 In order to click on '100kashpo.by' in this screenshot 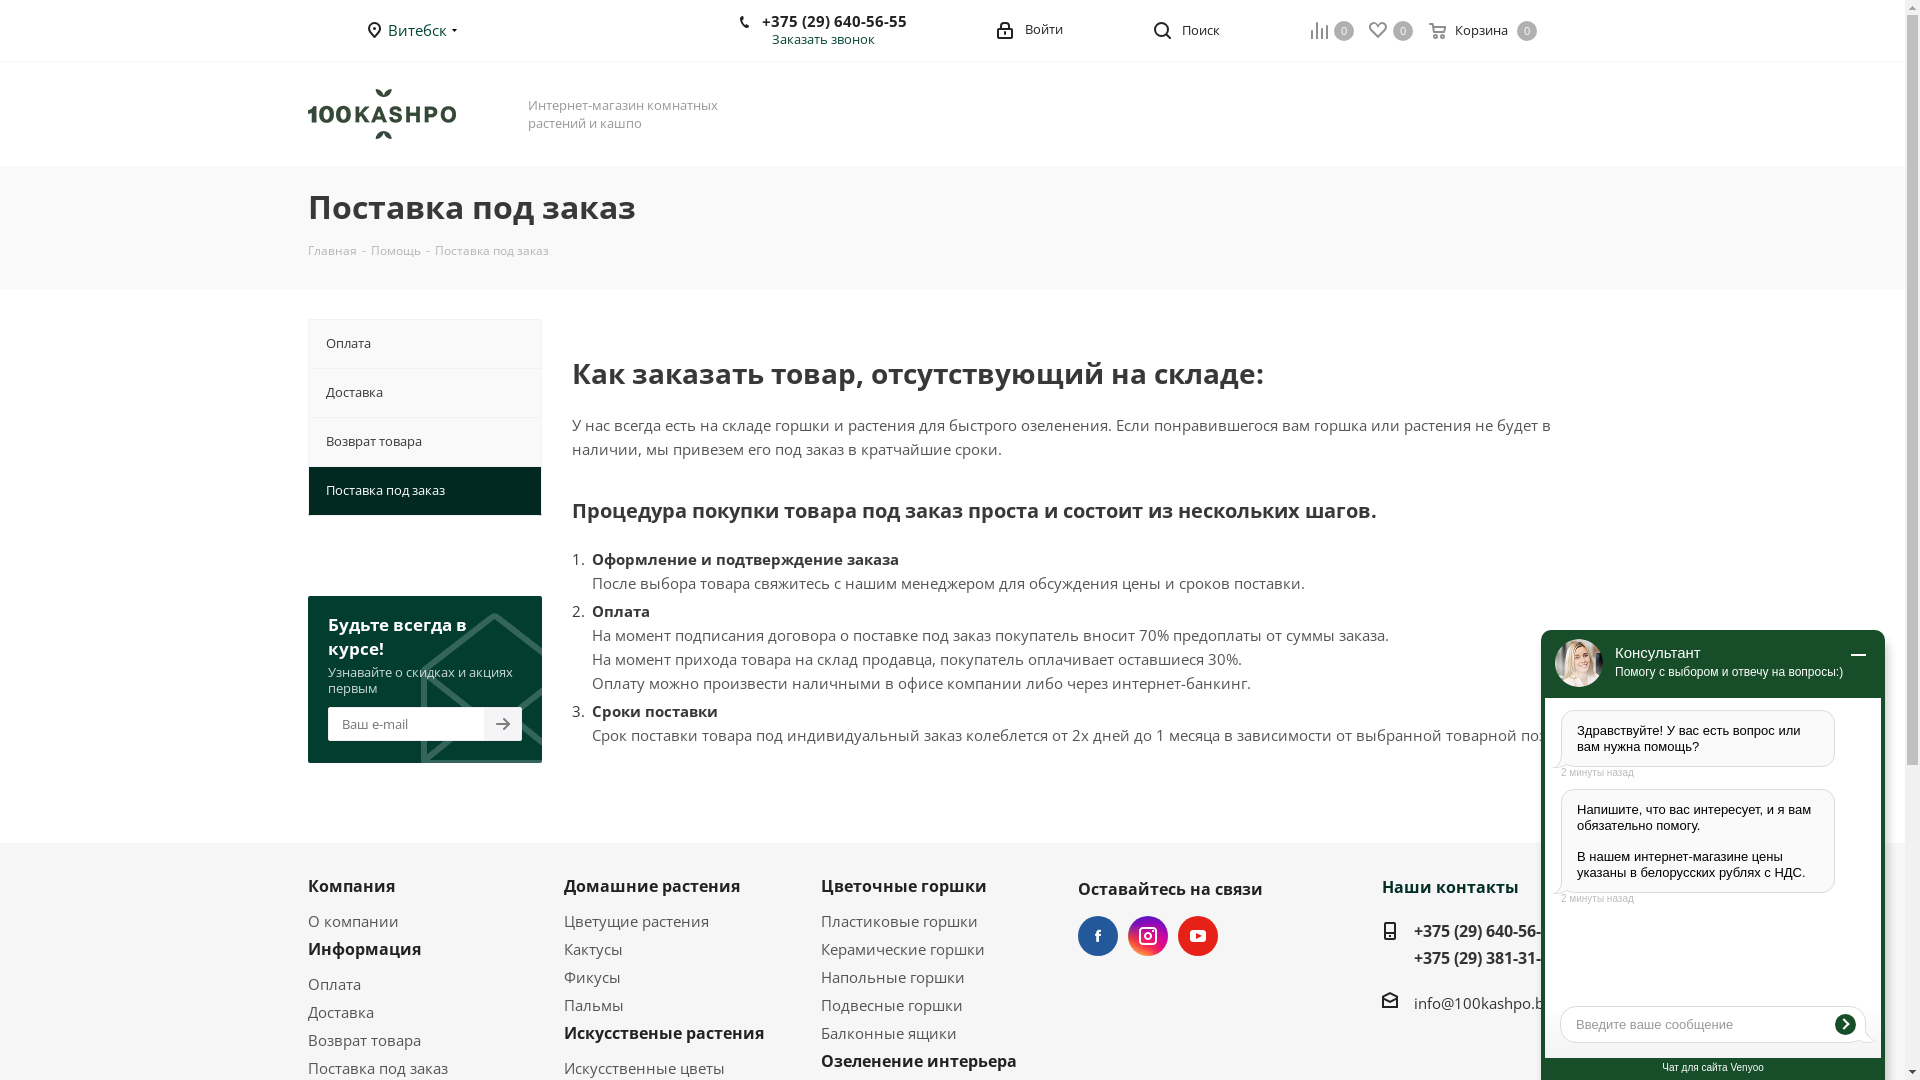, I will do `click(382, 114)`.